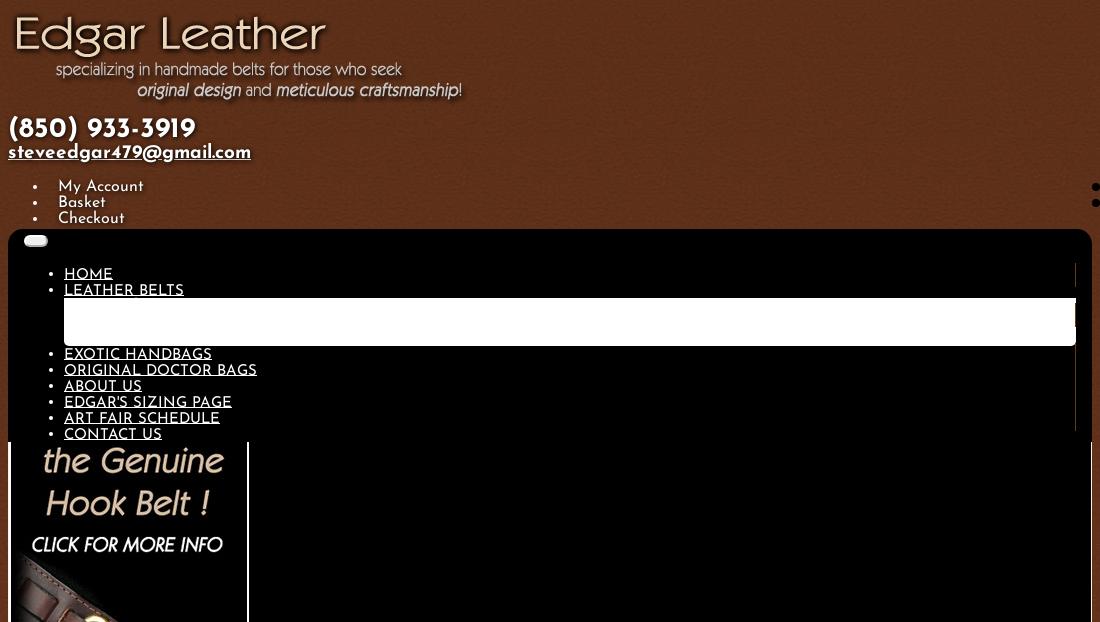 This screenshot has height=622, width=1100. What do you see at coordinates (63, 433) in the screenshot?
I see `'Contact Us'` at bounding box center [63, 433].